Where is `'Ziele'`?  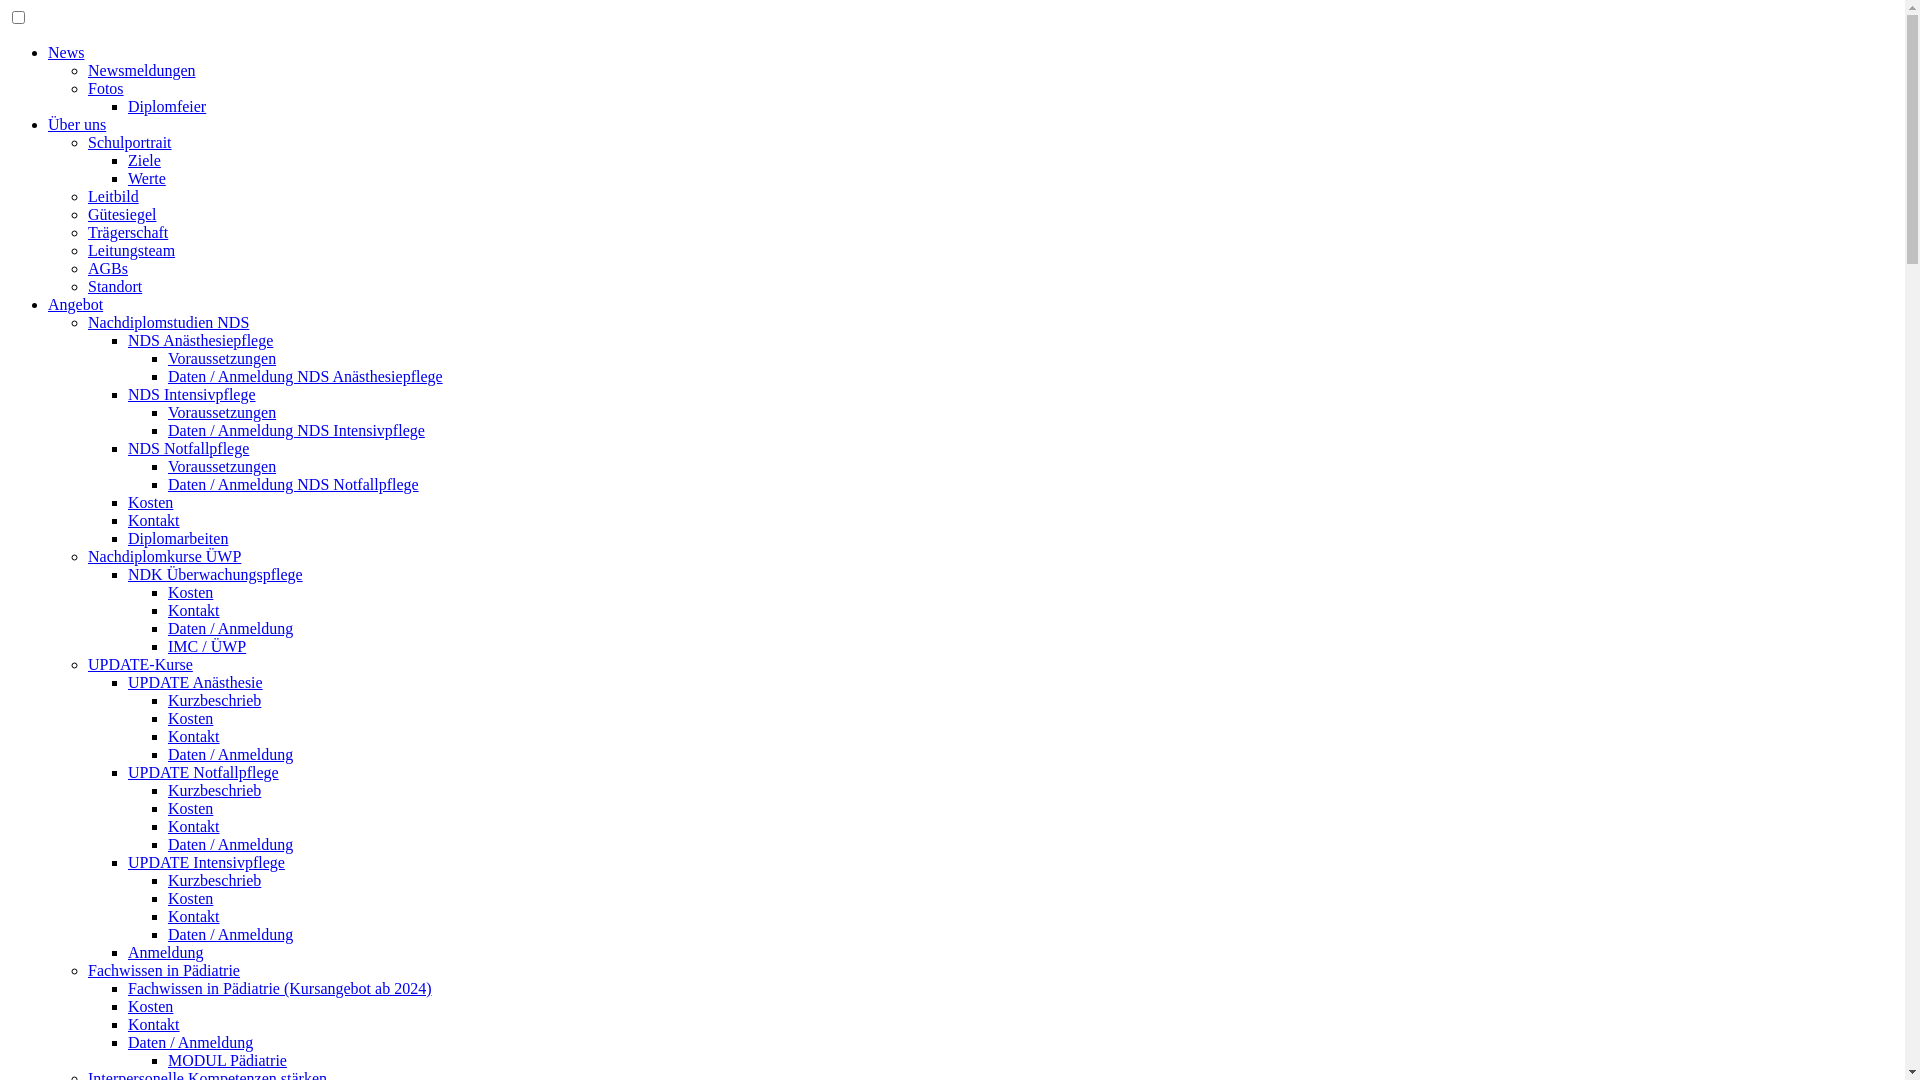
'Ziele' is located at coordinates (127, 159).